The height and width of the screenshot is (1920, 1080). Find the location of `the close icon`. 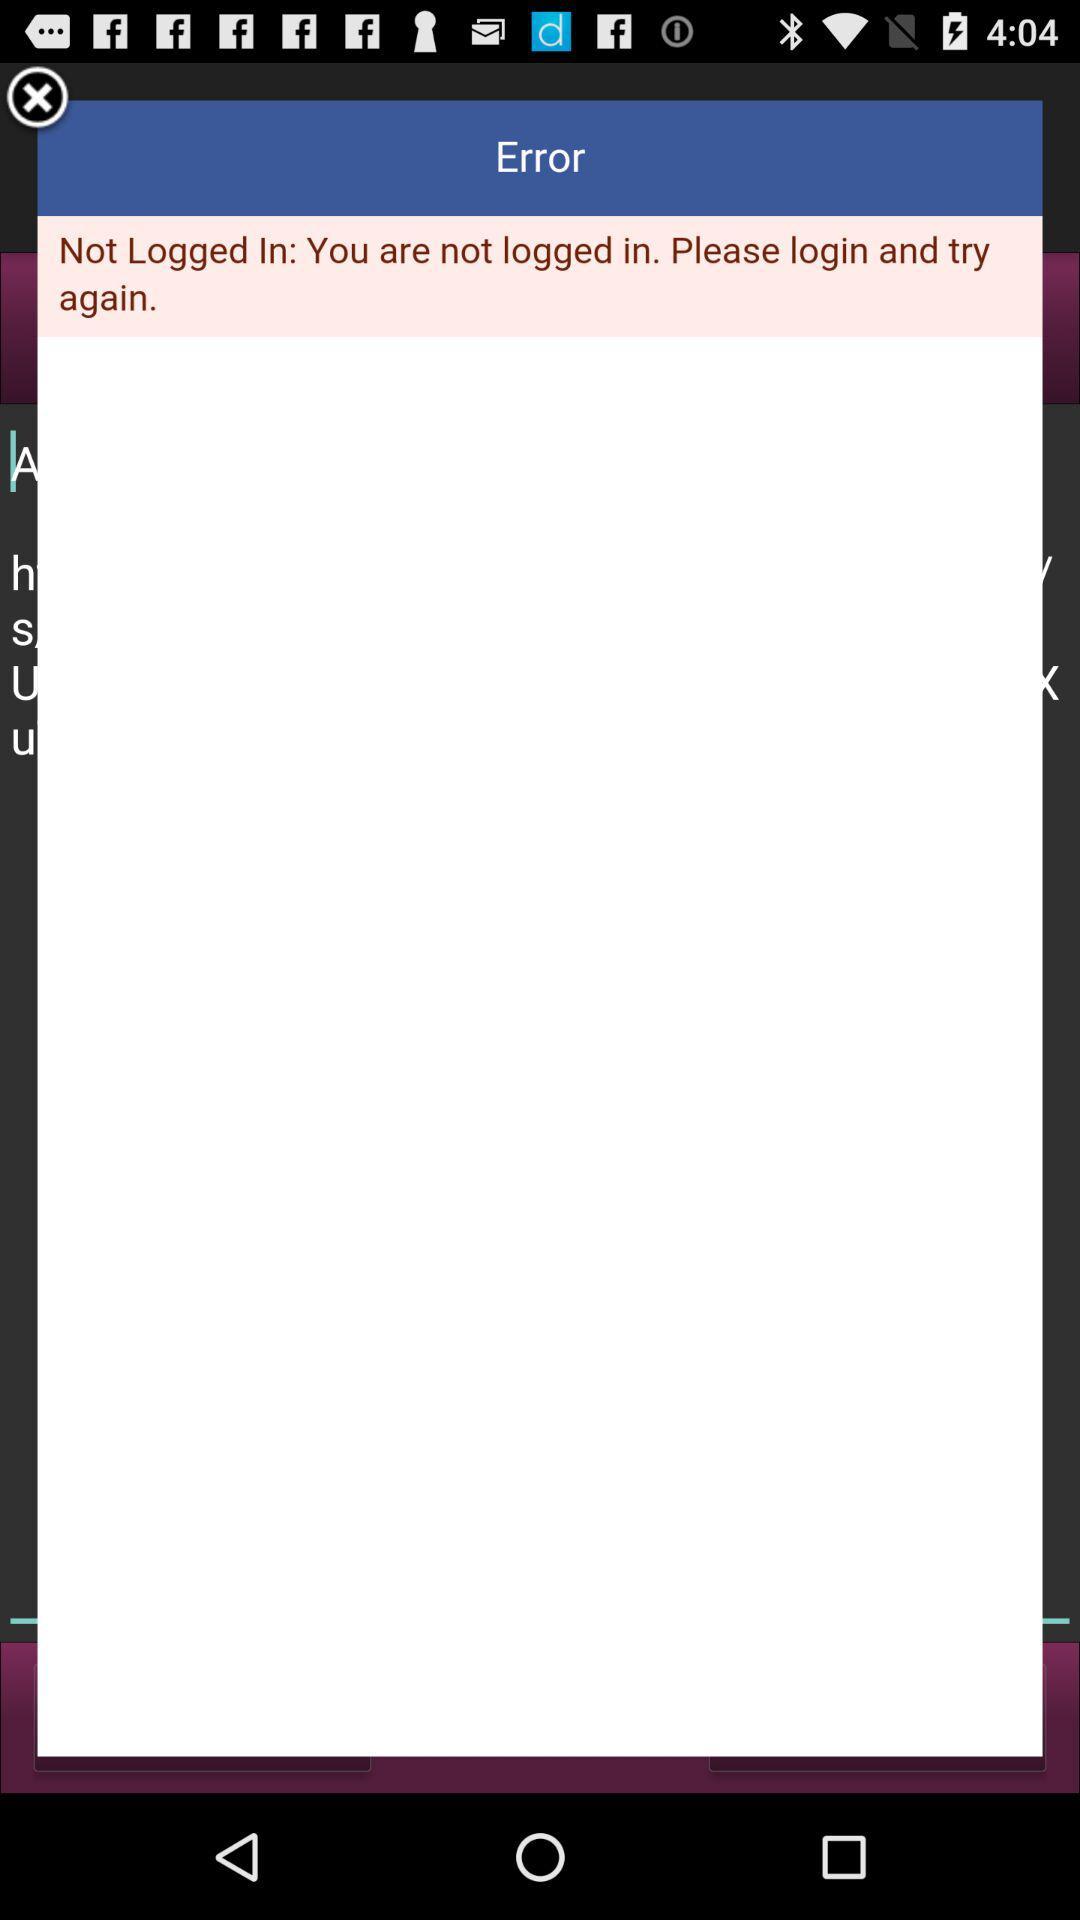

the close icon is located at coordinates (37, 106).